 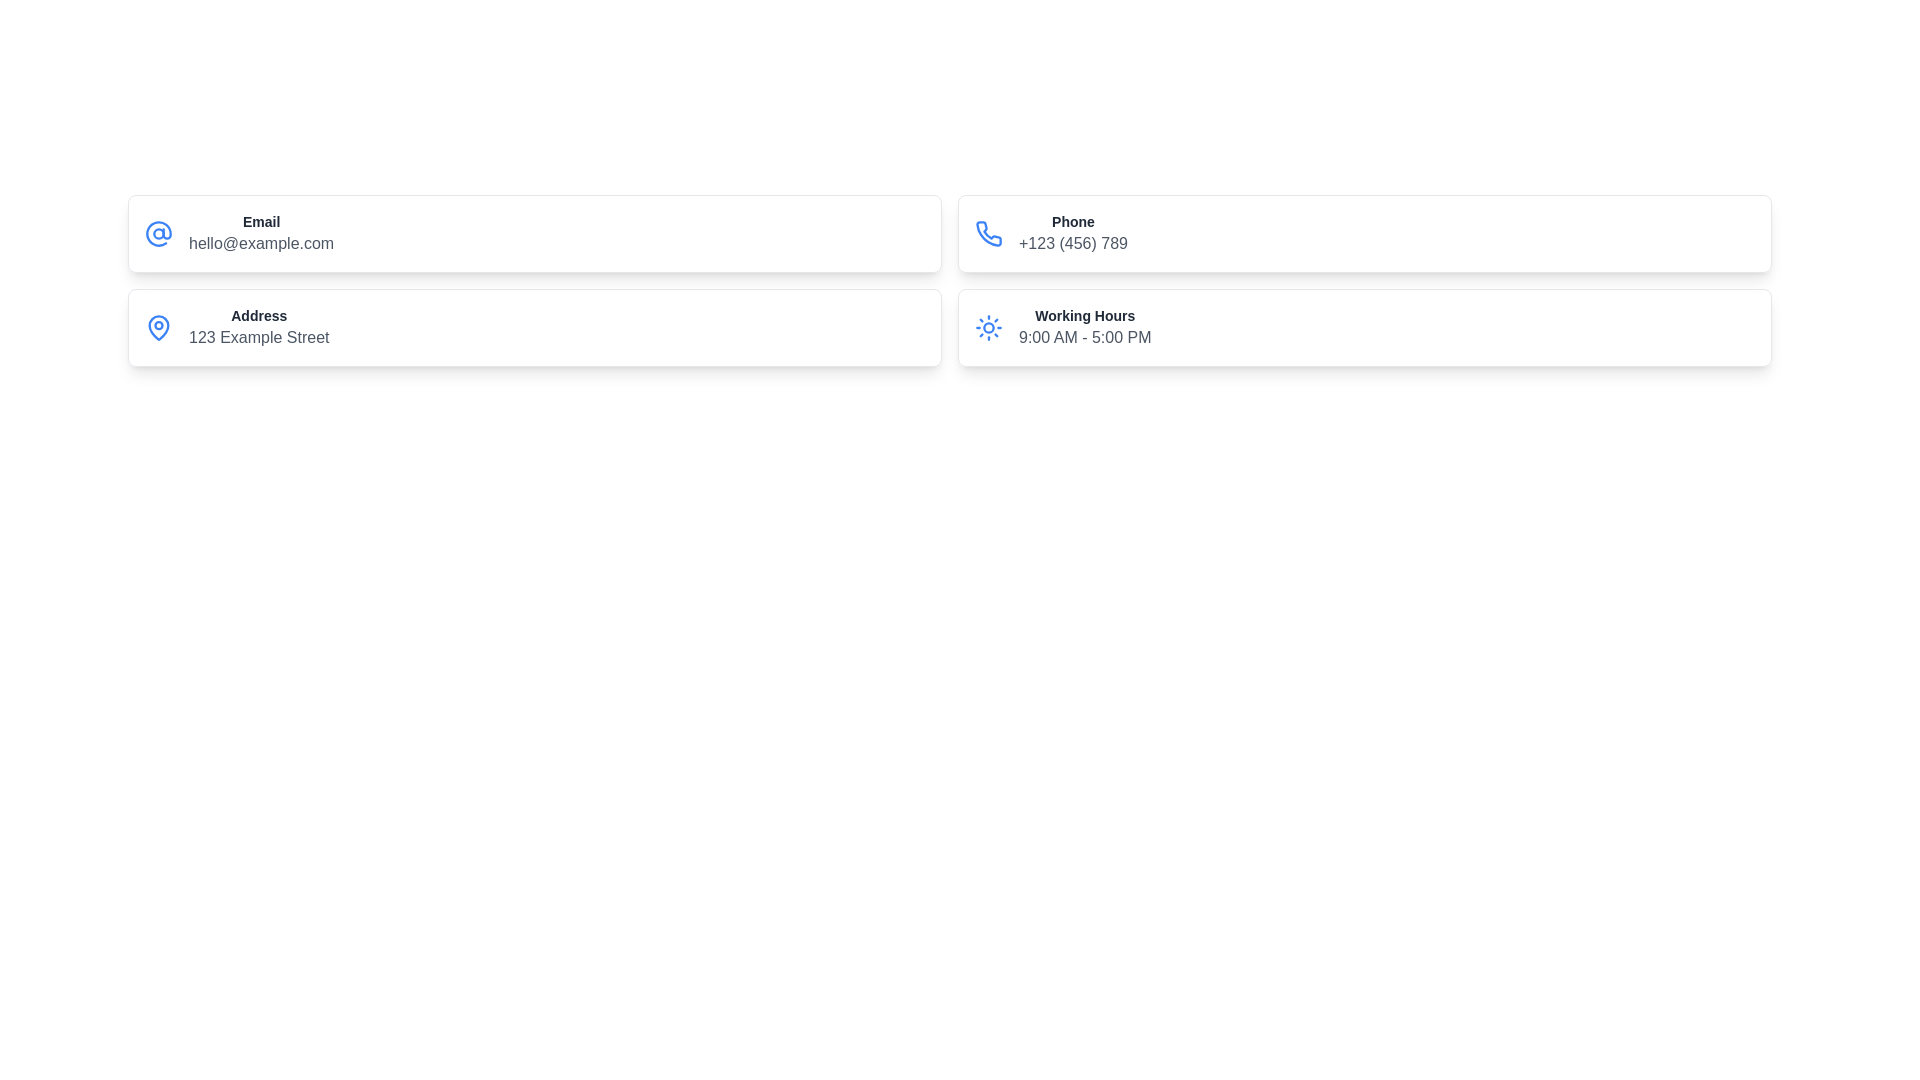 What do you see at coordinates (260, 222) in the screenshot?
I see `the 'Email' label which serves as a descriptor for the email information displayed below it, located in the left column of the layout` at bounding box center [260, 222].